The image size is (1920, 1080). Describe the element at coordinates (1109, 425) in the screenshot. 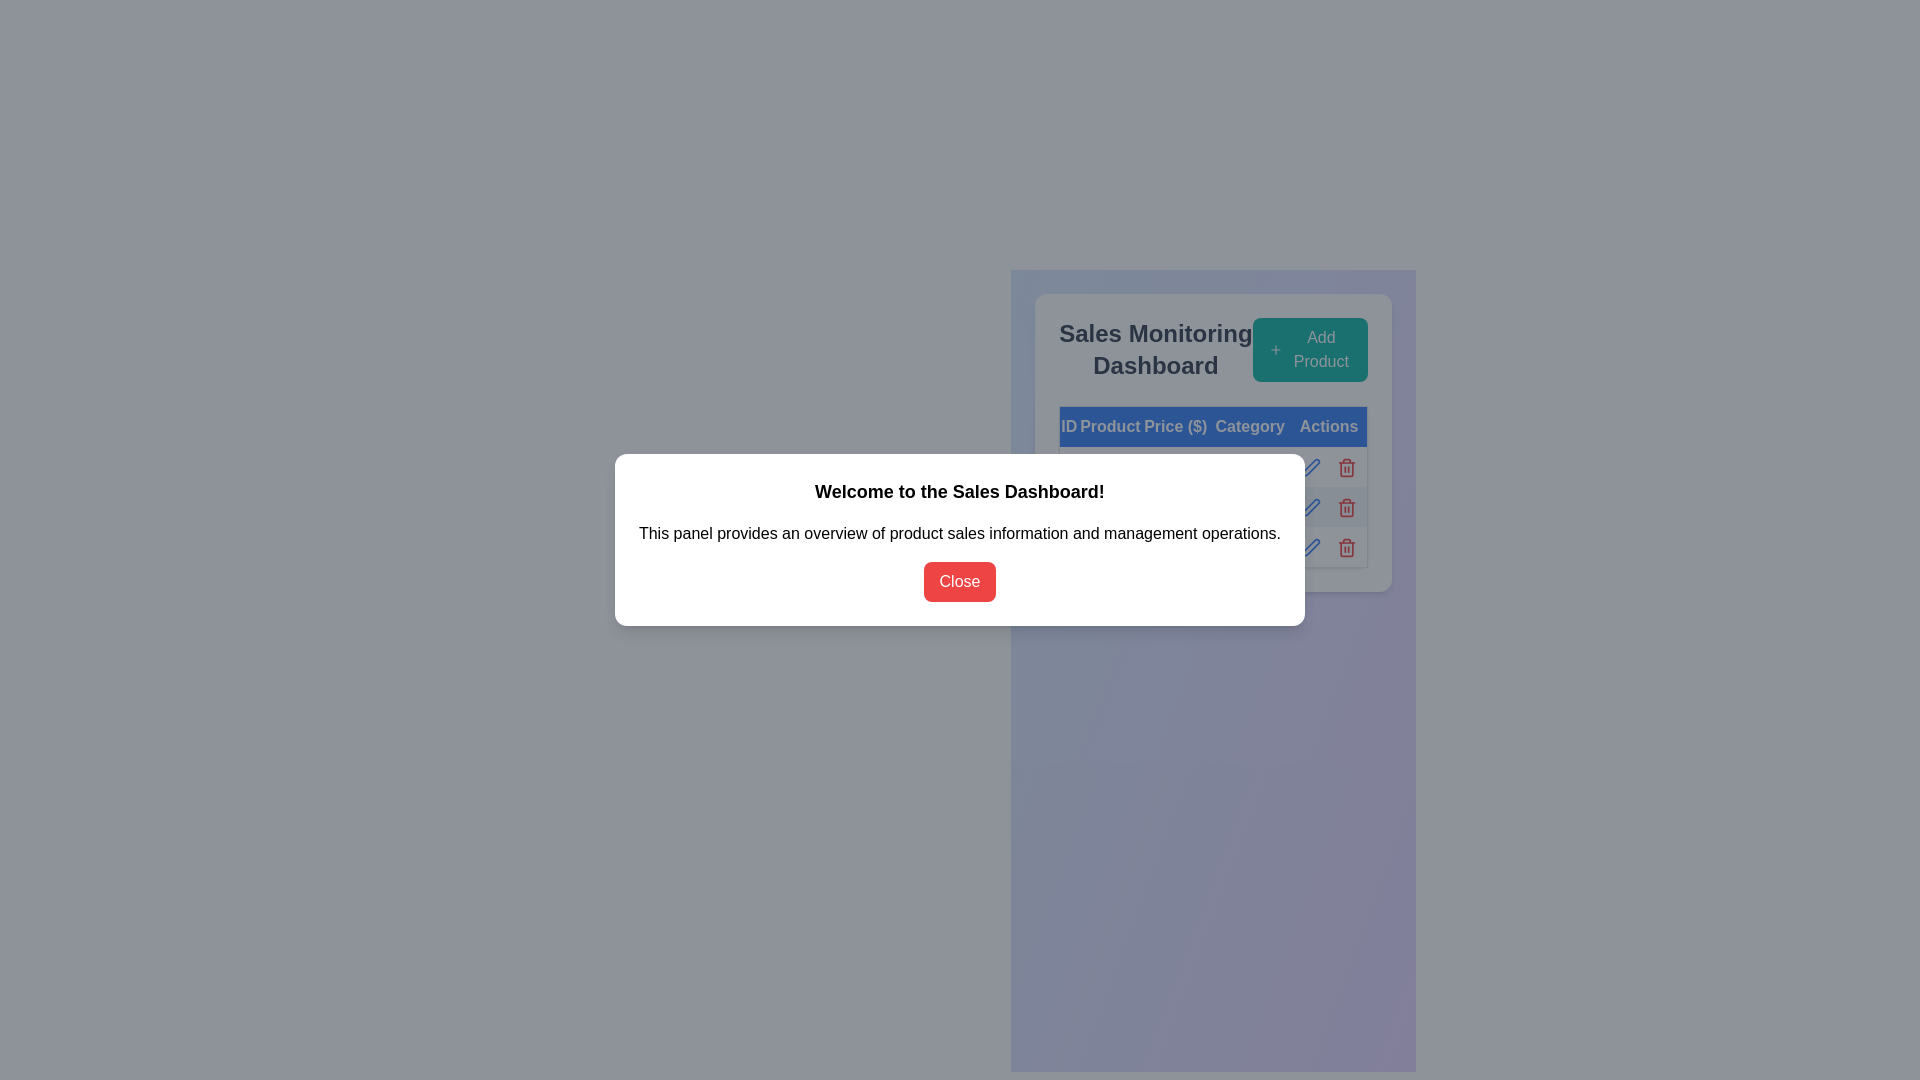

I see `the 'Product' text label which is displayed in light-colored text on a blue background, positioned as the second label in a header alongside 'ID', 'Price ($)', 'Category', and 'Actions'` at that location.